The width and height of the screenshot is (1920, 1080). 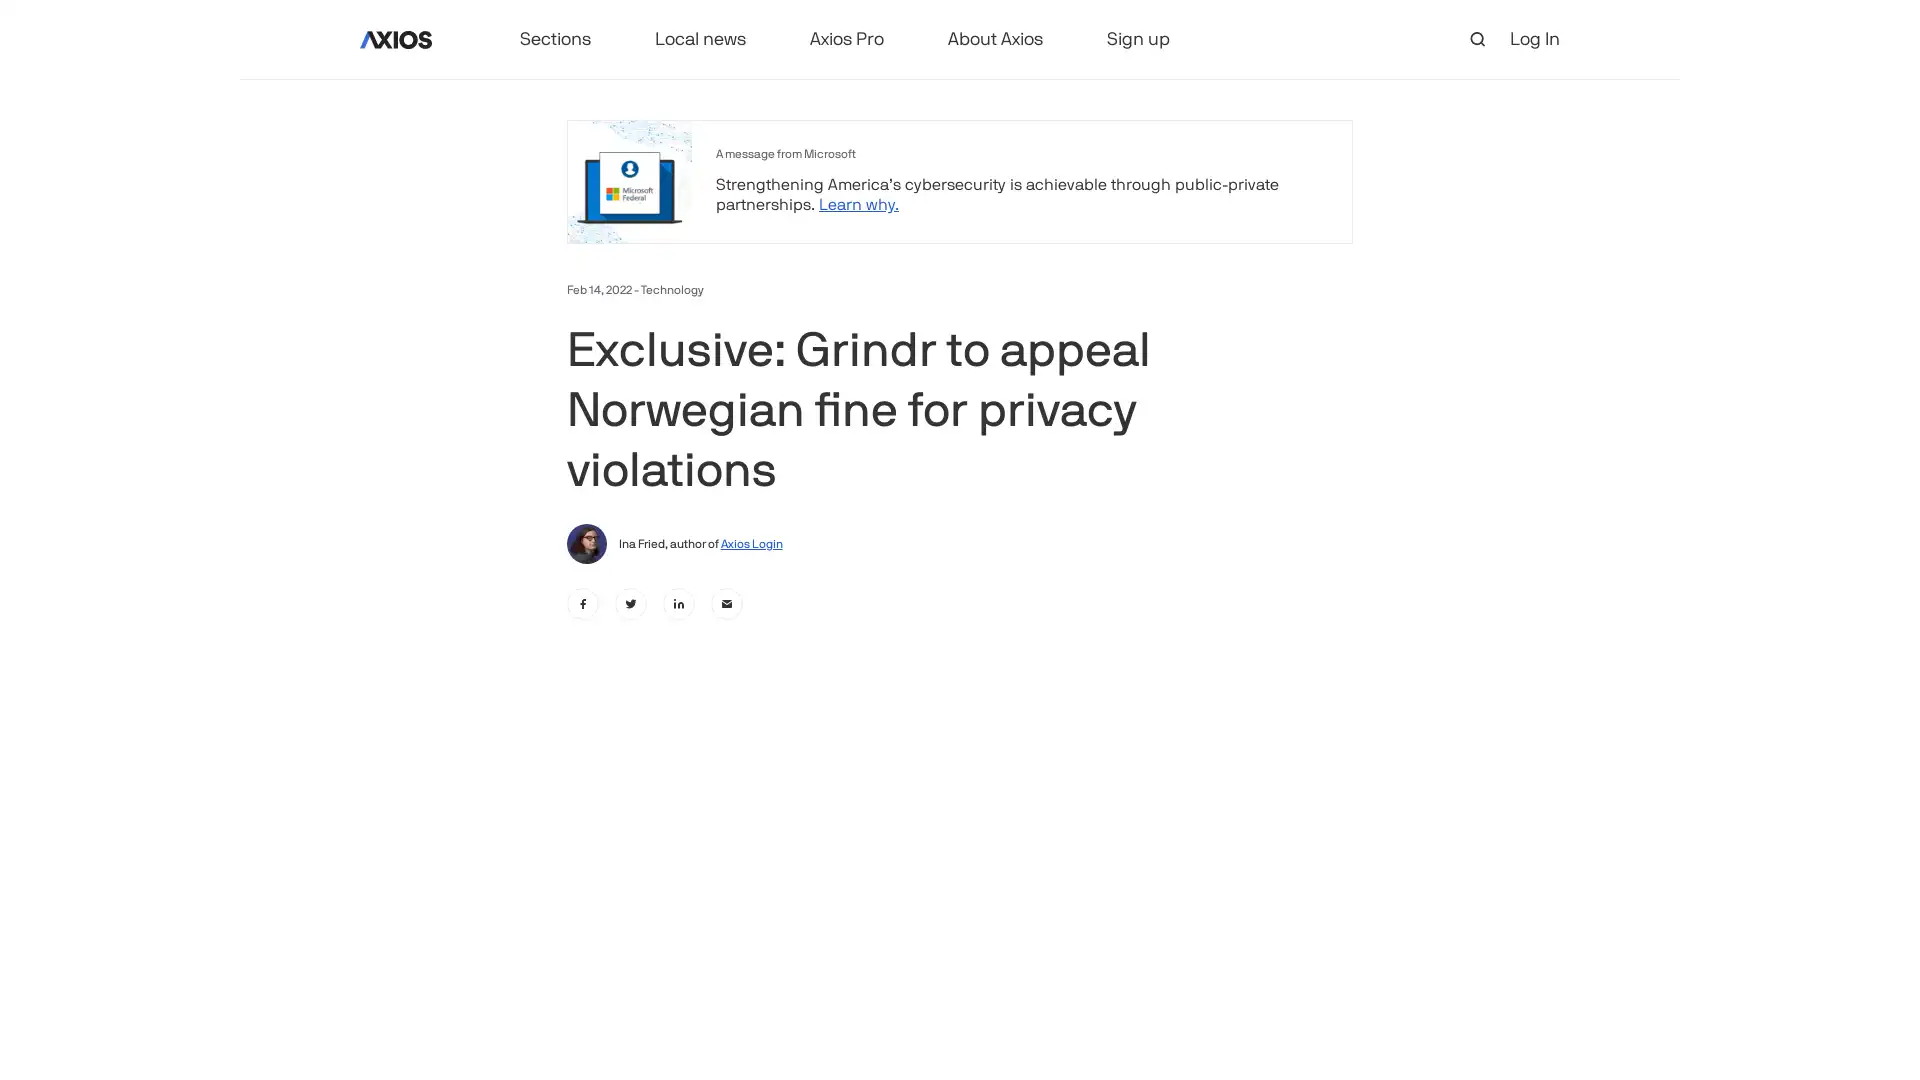 What do you see at coordinates (580, 603) in the screenshot?
I see `facebook` at bounding box center [580, 603].